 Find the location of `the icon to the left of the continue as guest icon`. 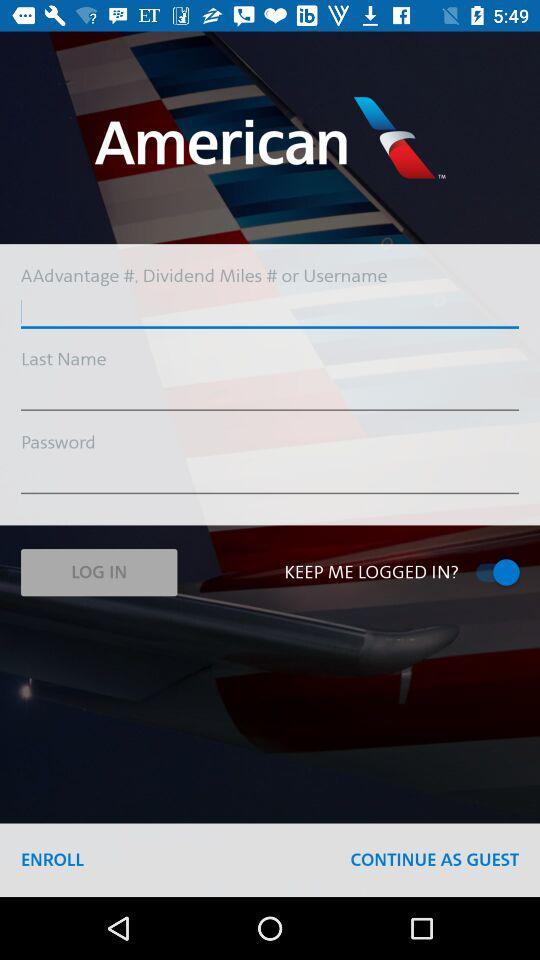

the icon to the left of the continue as guest icon is located at coordinates (52, 859).